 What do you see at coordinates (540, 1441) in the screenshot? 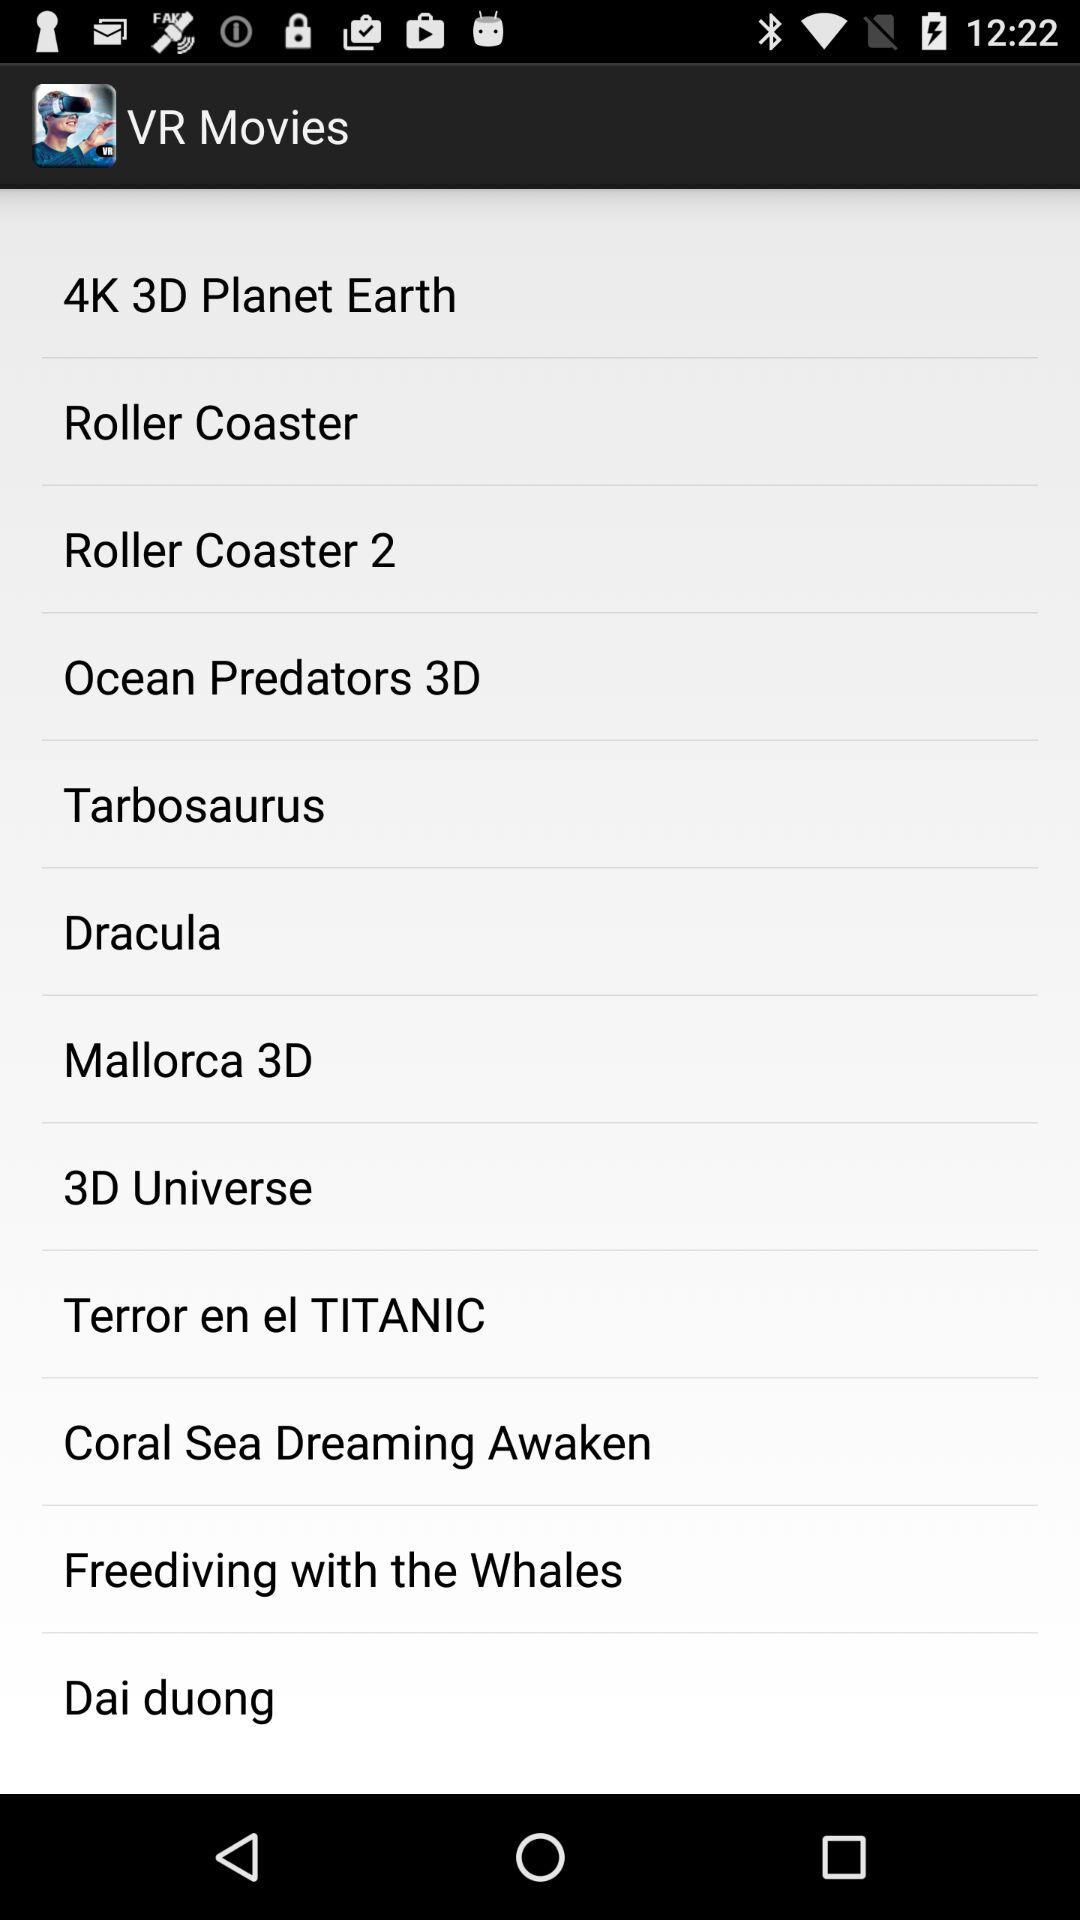
I see `item below terror en el` at bounding box center [540, 1441].